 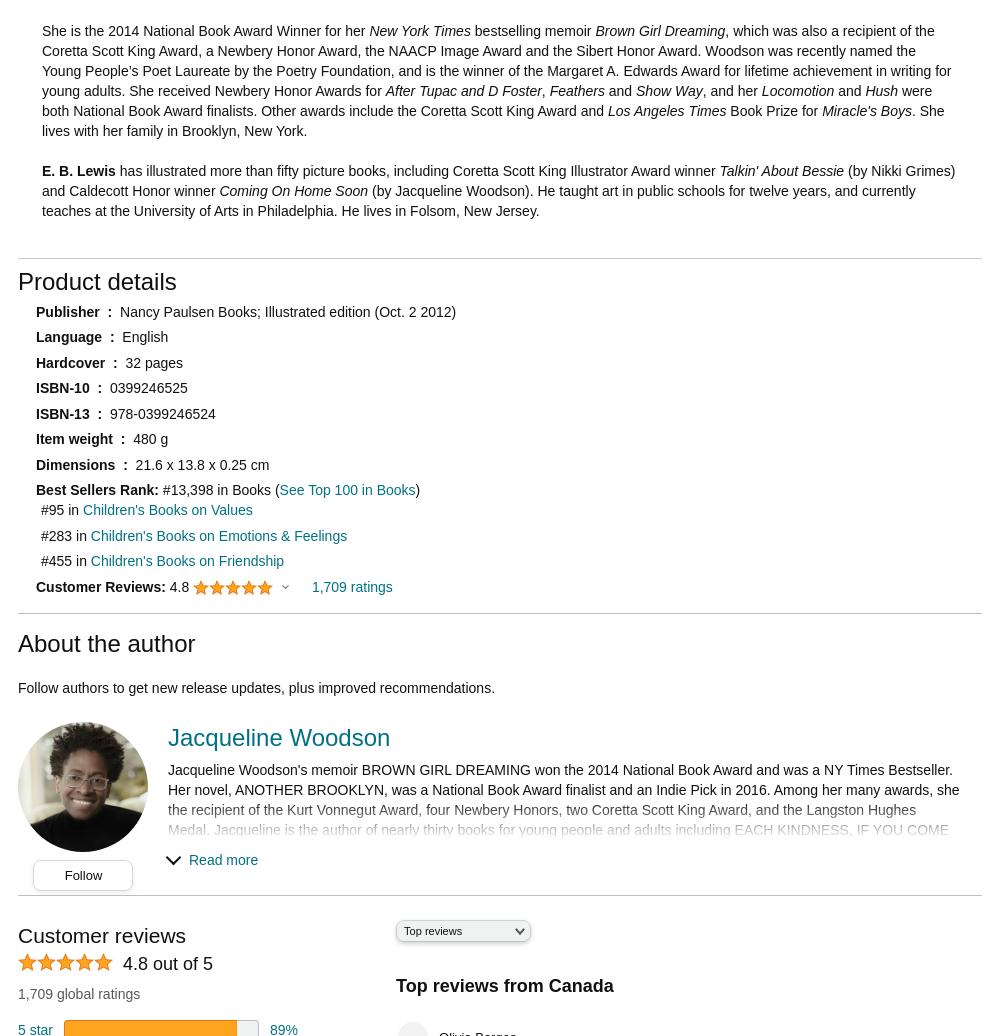 What do you see at coordinates (145, 337) in the screenshot?
I see `'English'` at bounding box center [145, 337].